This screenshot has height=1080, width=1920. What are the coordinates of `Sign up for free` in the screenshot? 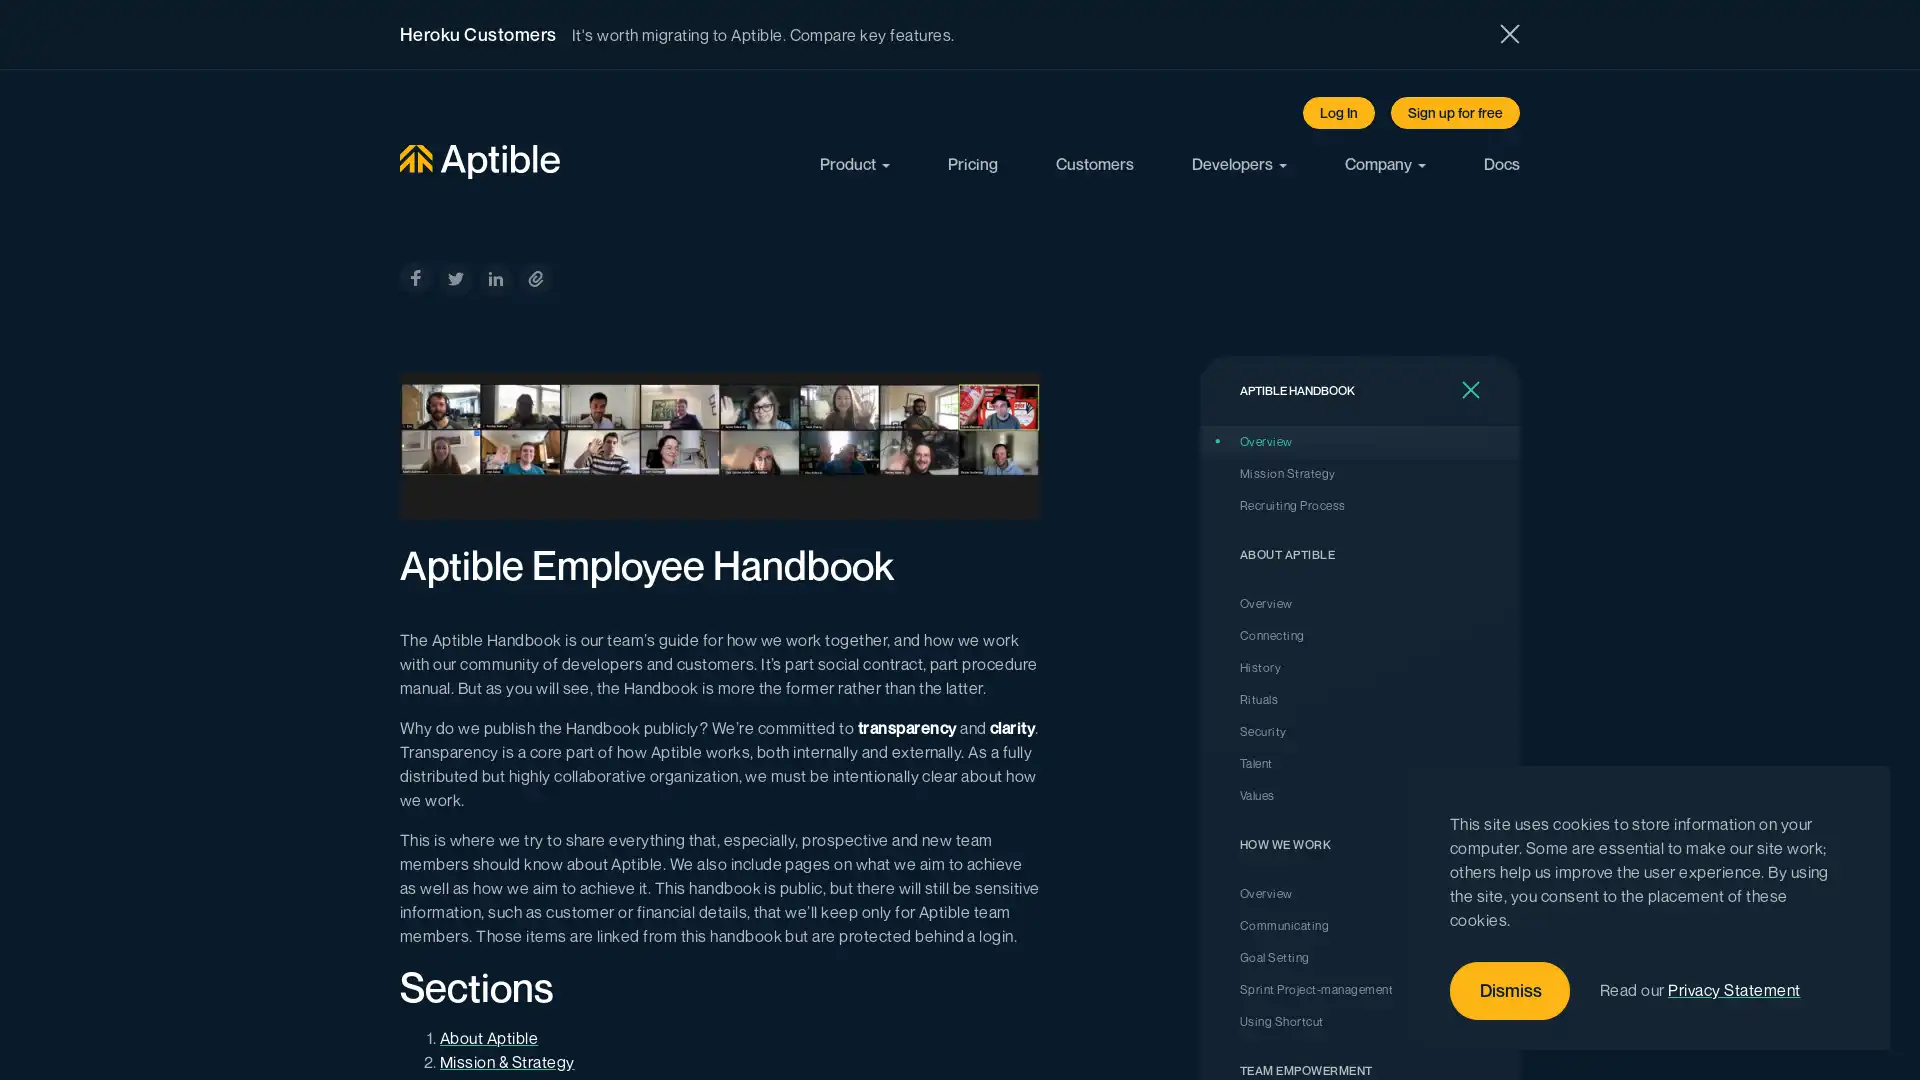 It's located at (1455, 112).